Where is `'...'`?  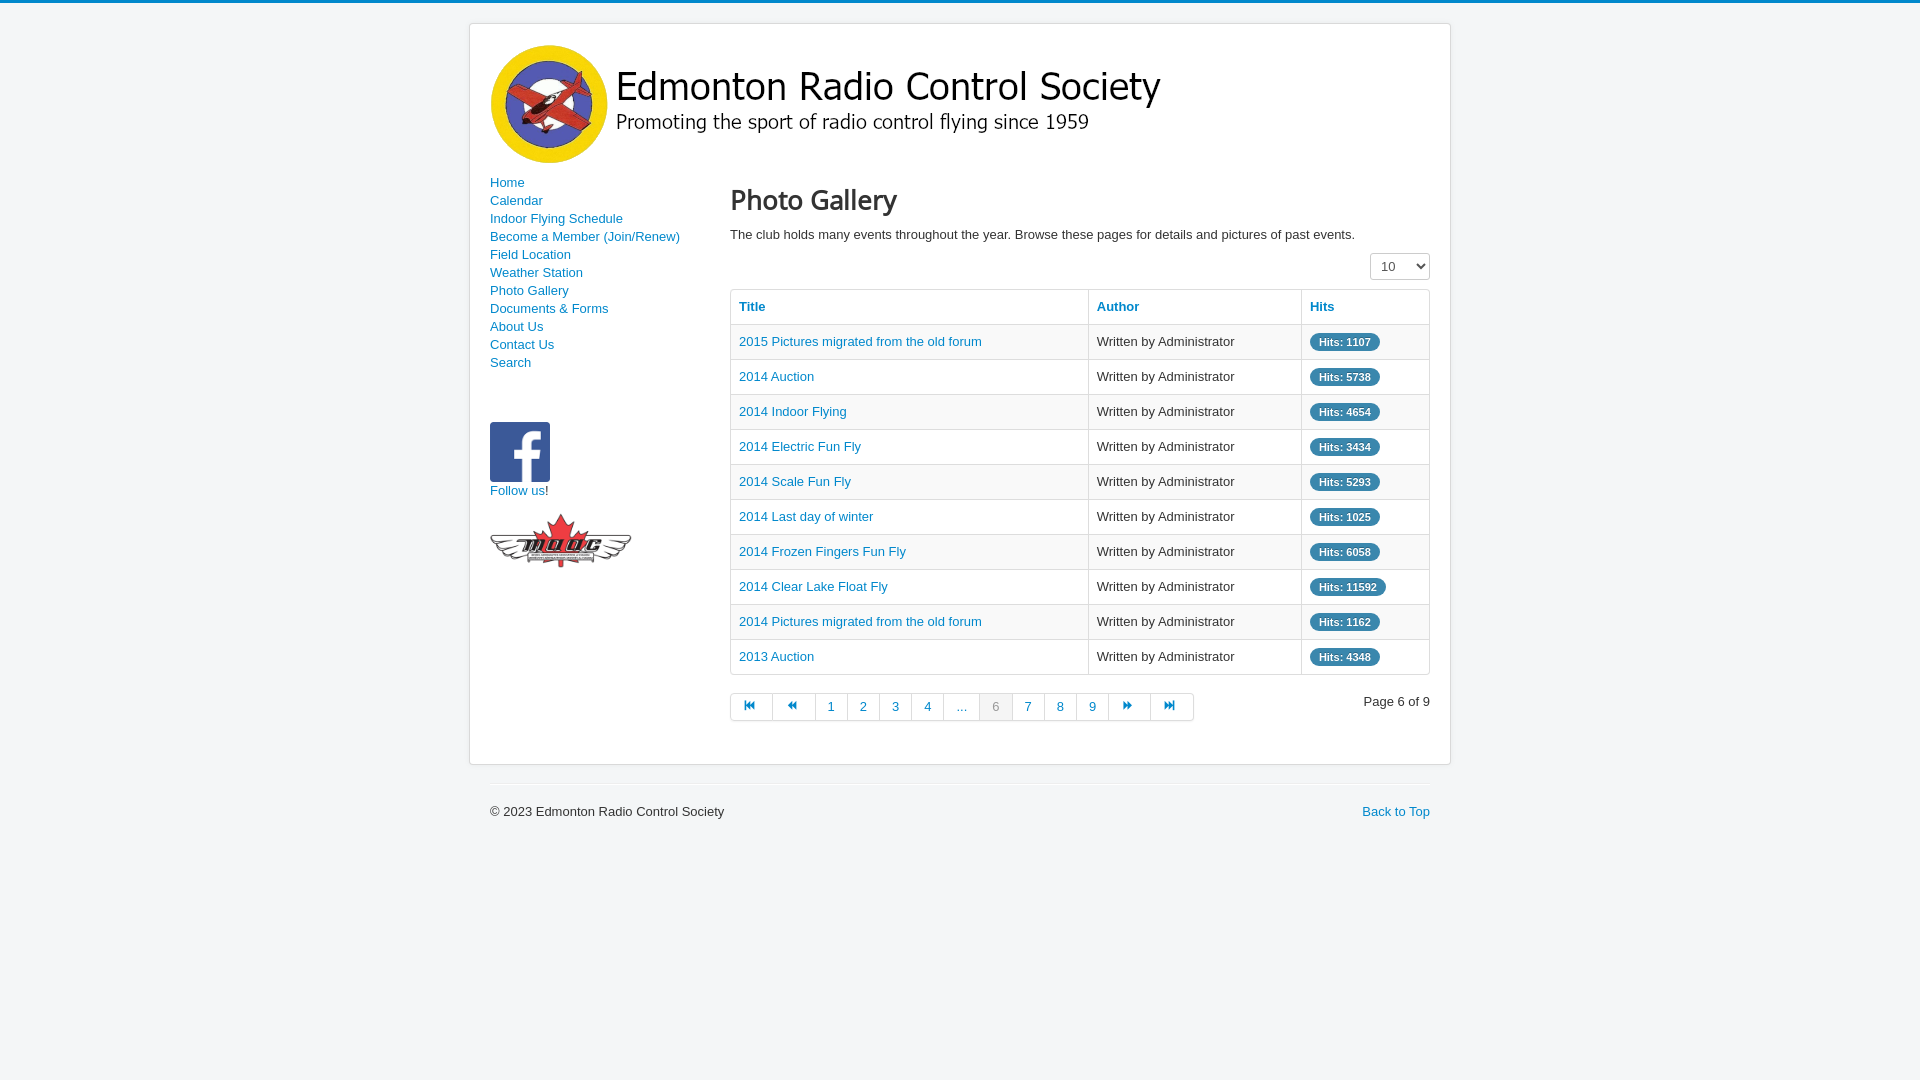 '...' is located at coordinates (961, 705).